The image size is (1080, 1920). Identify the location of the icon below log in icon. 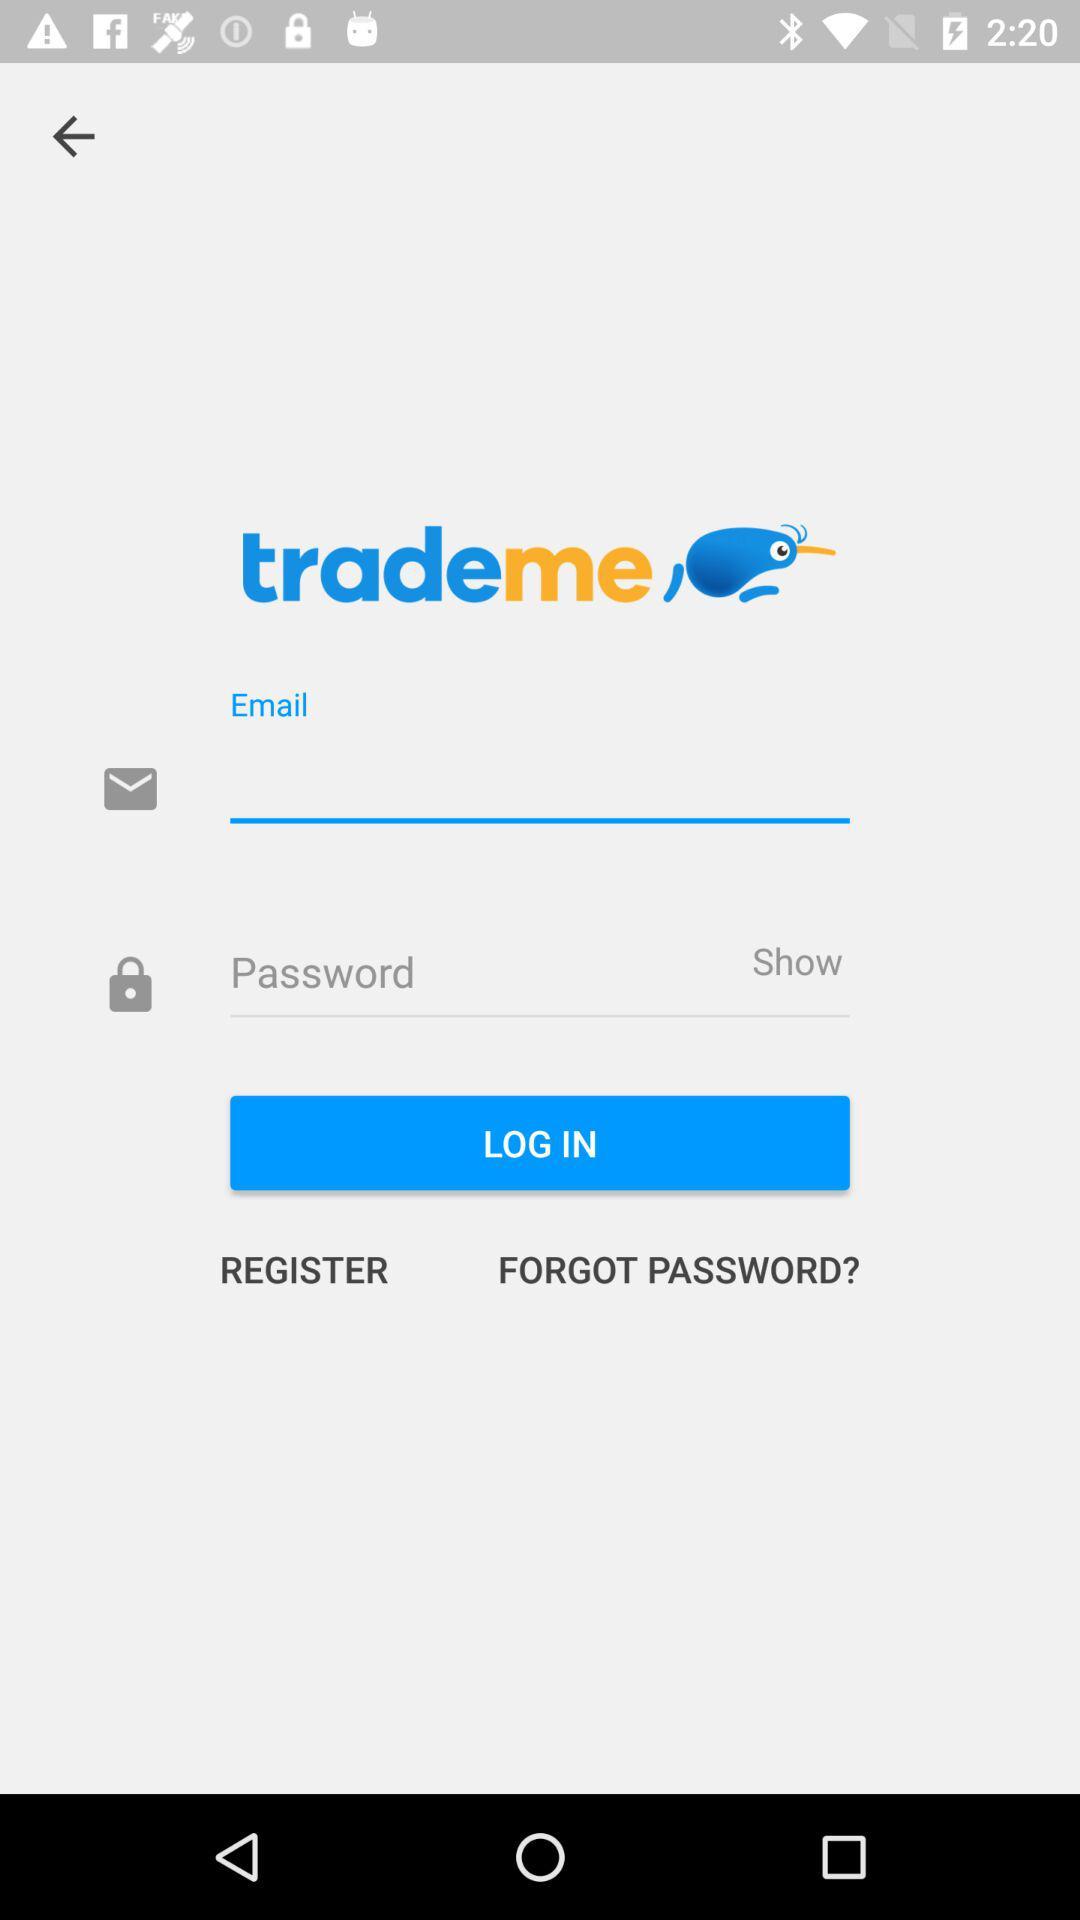
(324, 1267).